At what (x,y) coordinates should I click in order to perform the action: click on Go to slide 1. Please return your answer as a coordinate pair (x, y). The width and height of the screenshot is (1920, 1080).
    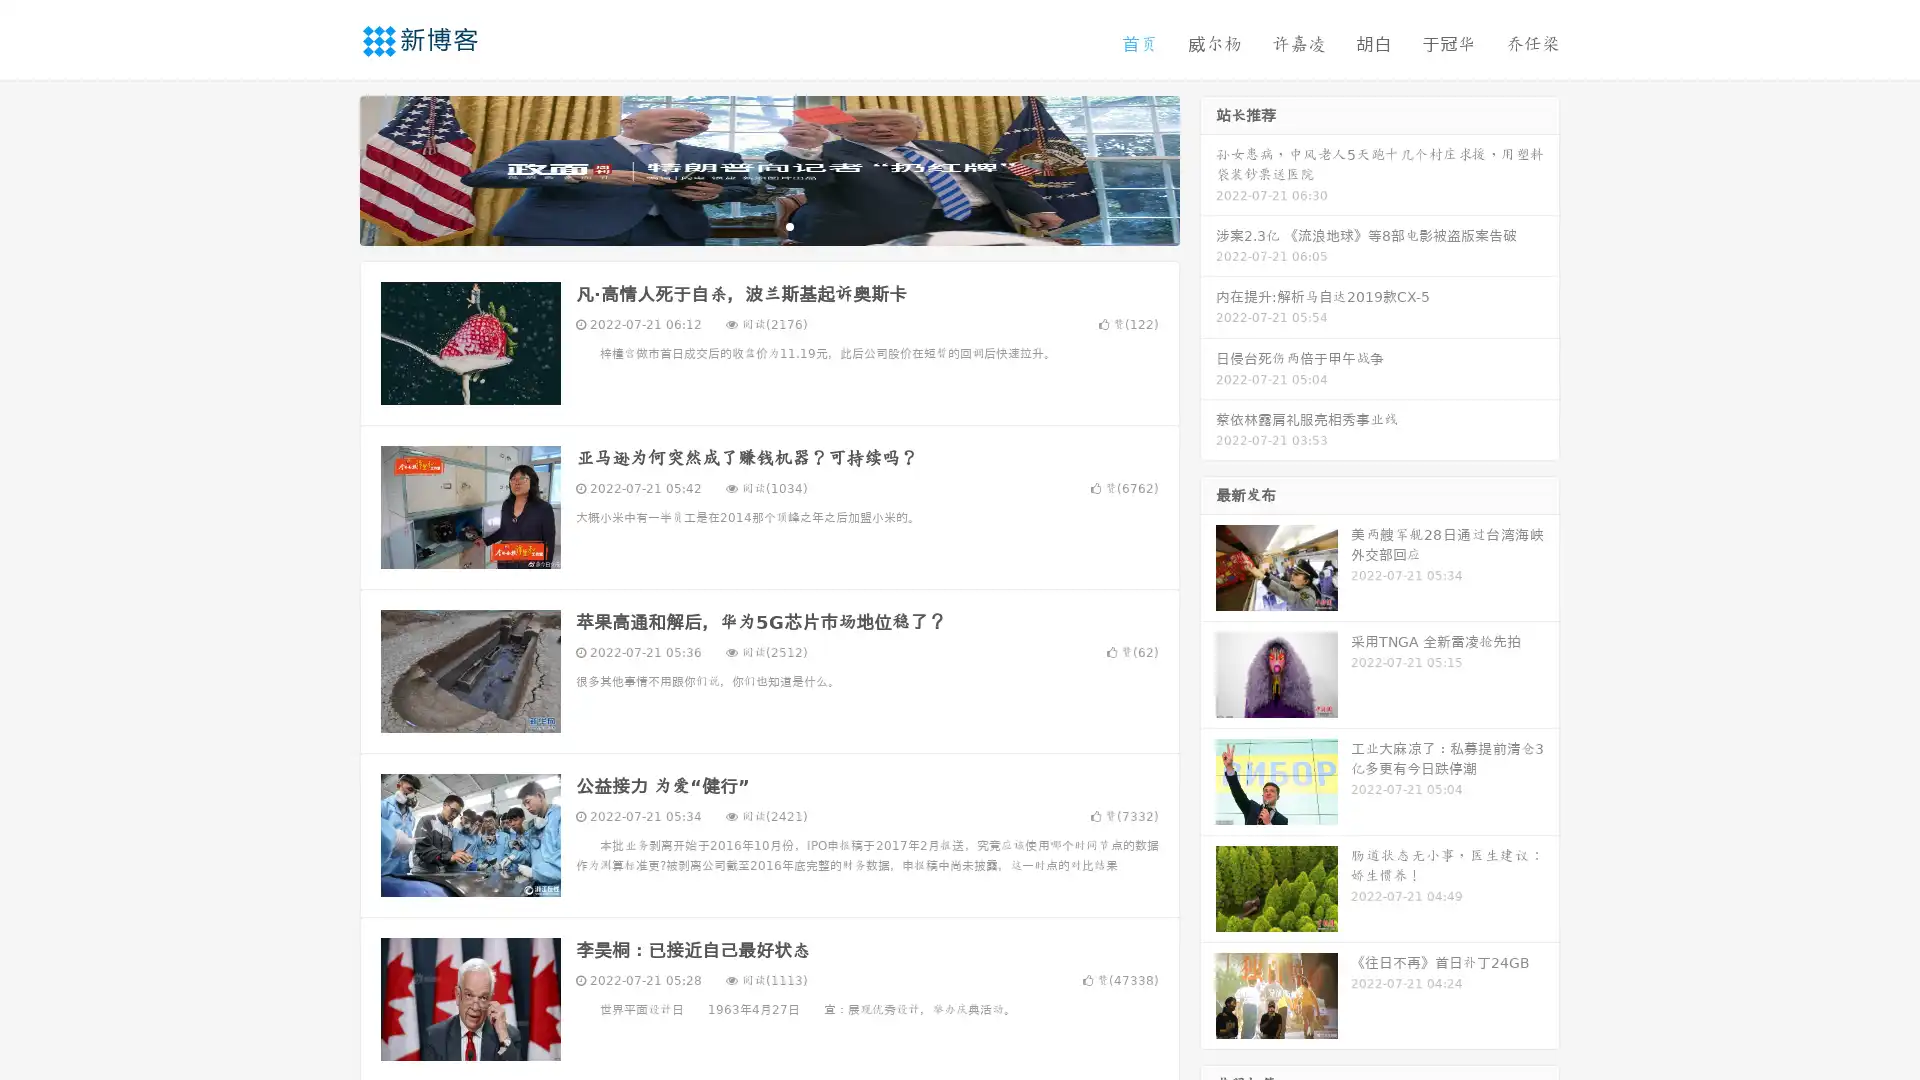
    Looking at the image, I should click on (748, 225).